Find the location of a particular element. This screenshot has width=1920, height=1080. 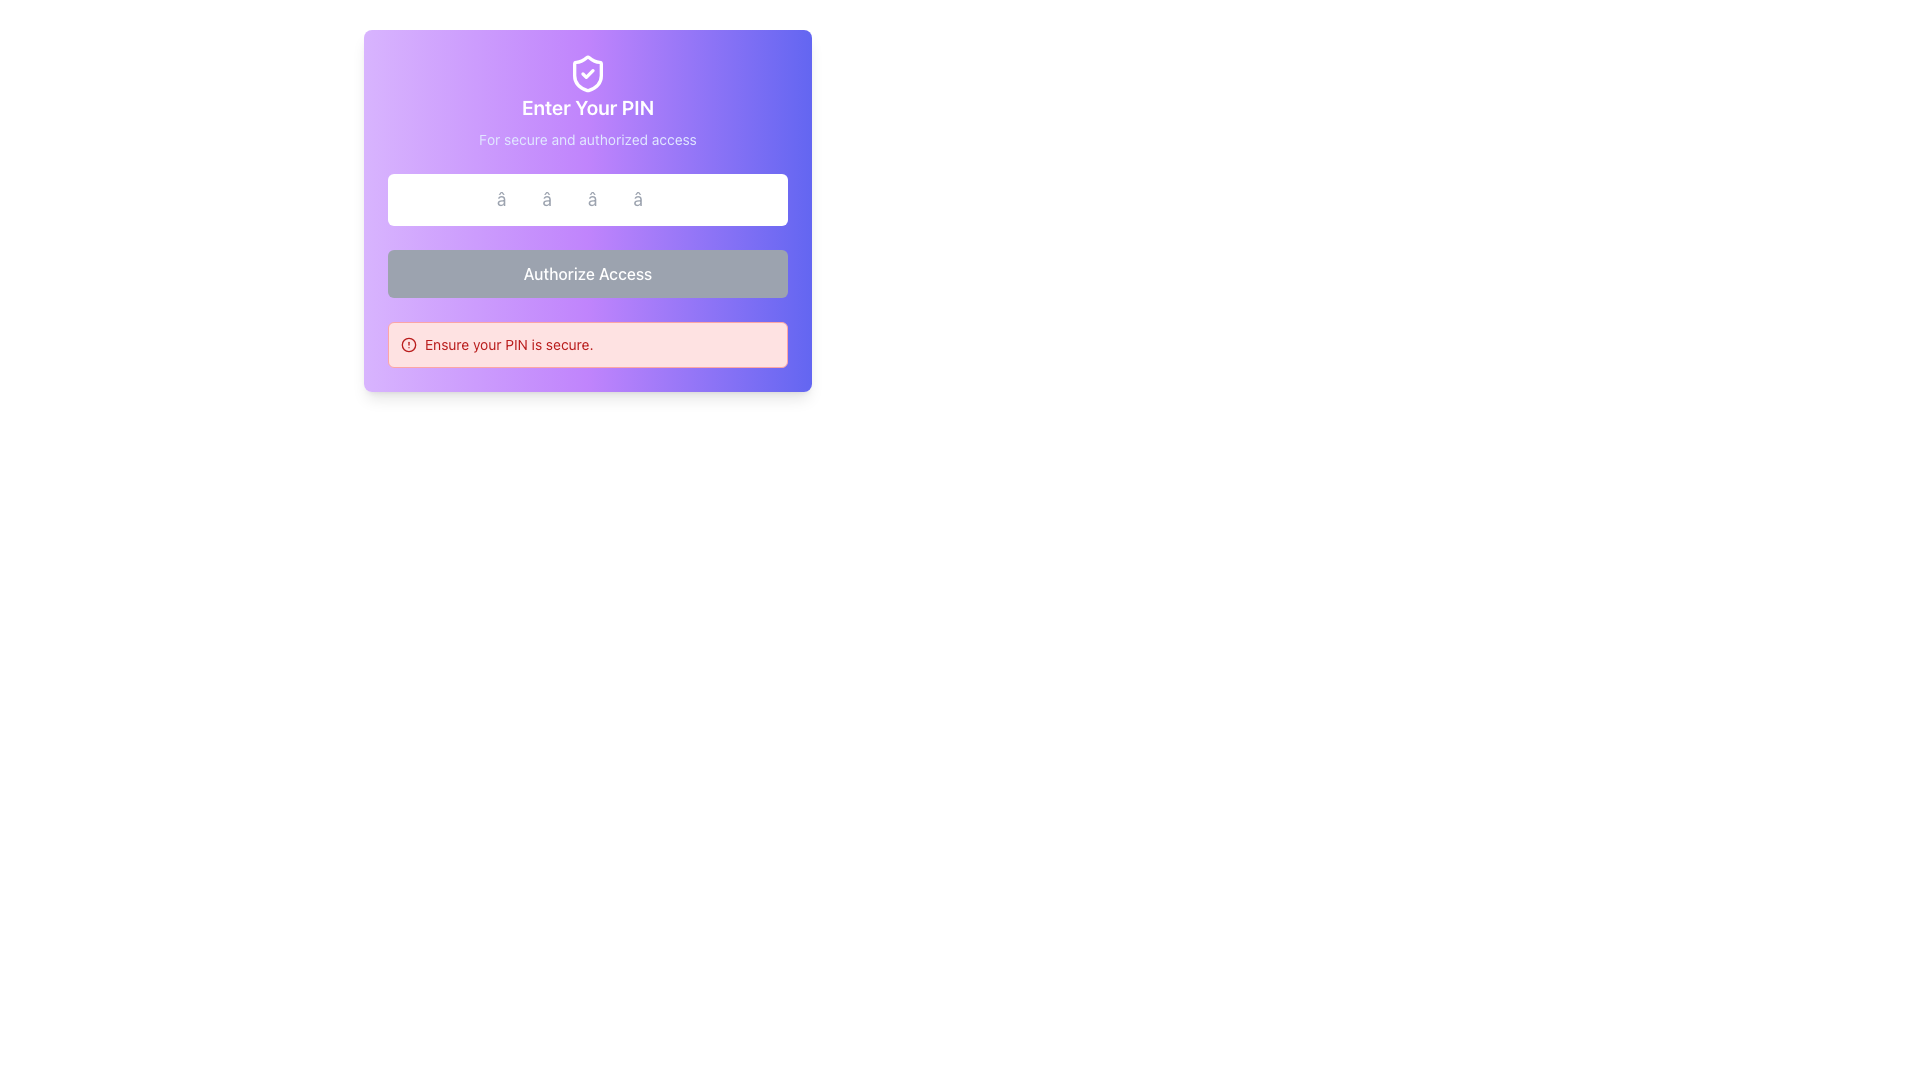

the informational content block that serves as an instructional header for the PIN entry section, positioned at the top of the gradient card interface is located at coordinates (587, 101).